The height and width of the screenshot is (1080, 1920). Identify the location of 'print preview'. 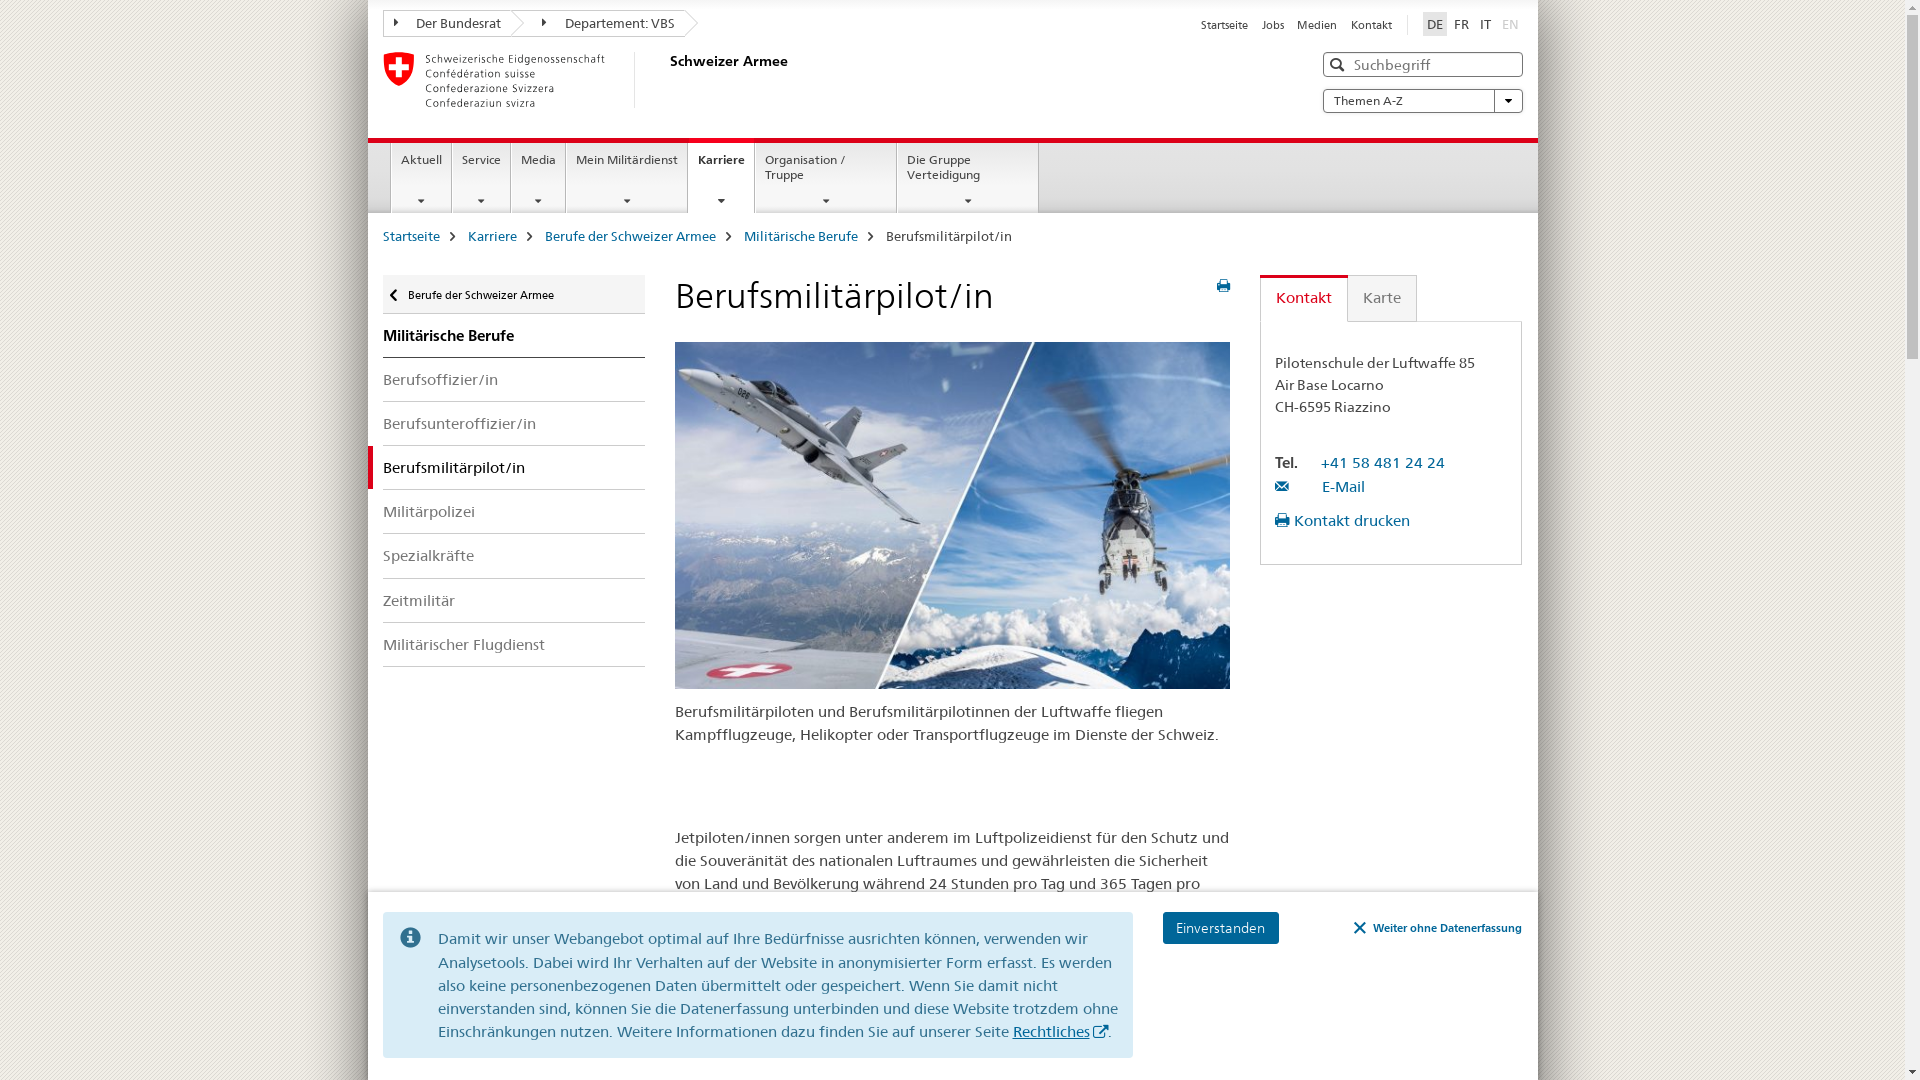
(1222, 285).